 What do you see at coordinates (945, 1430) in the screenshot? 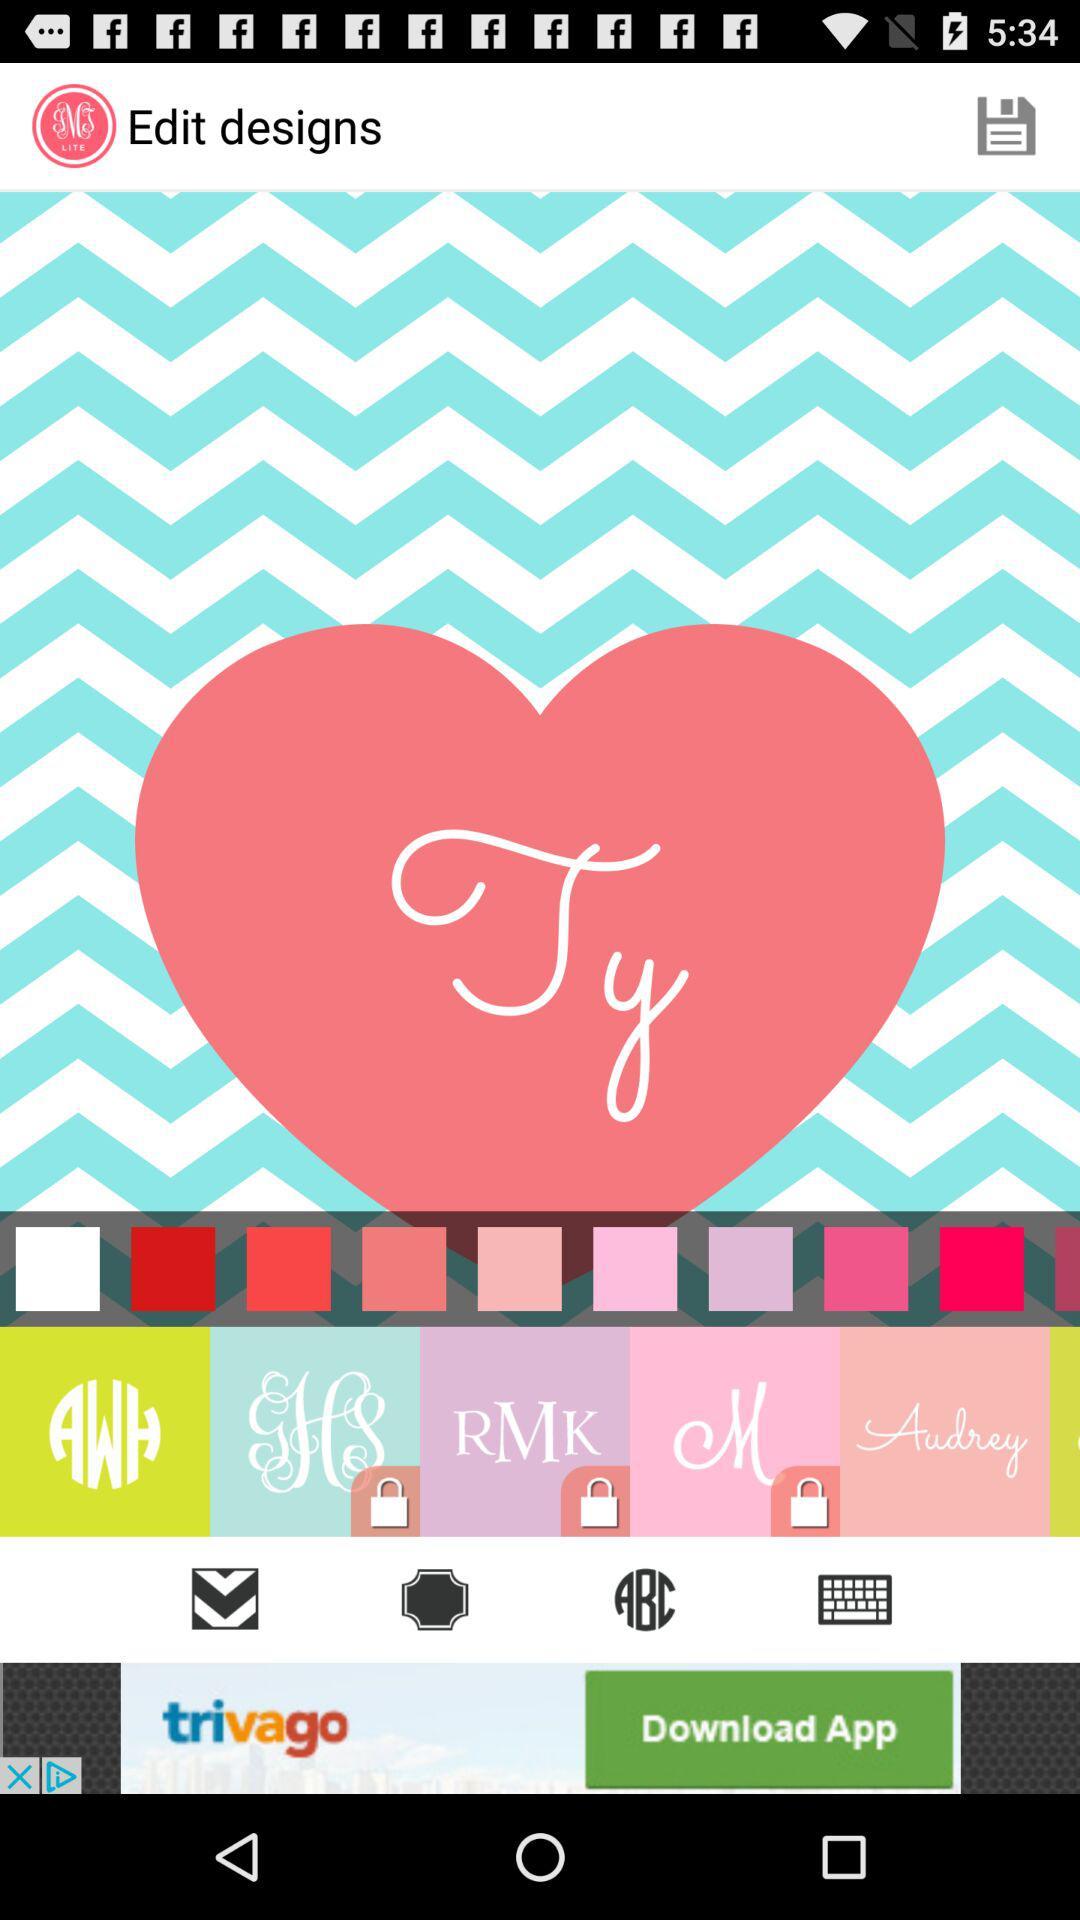
I see `audrey` at bounding box center [945, 1430].